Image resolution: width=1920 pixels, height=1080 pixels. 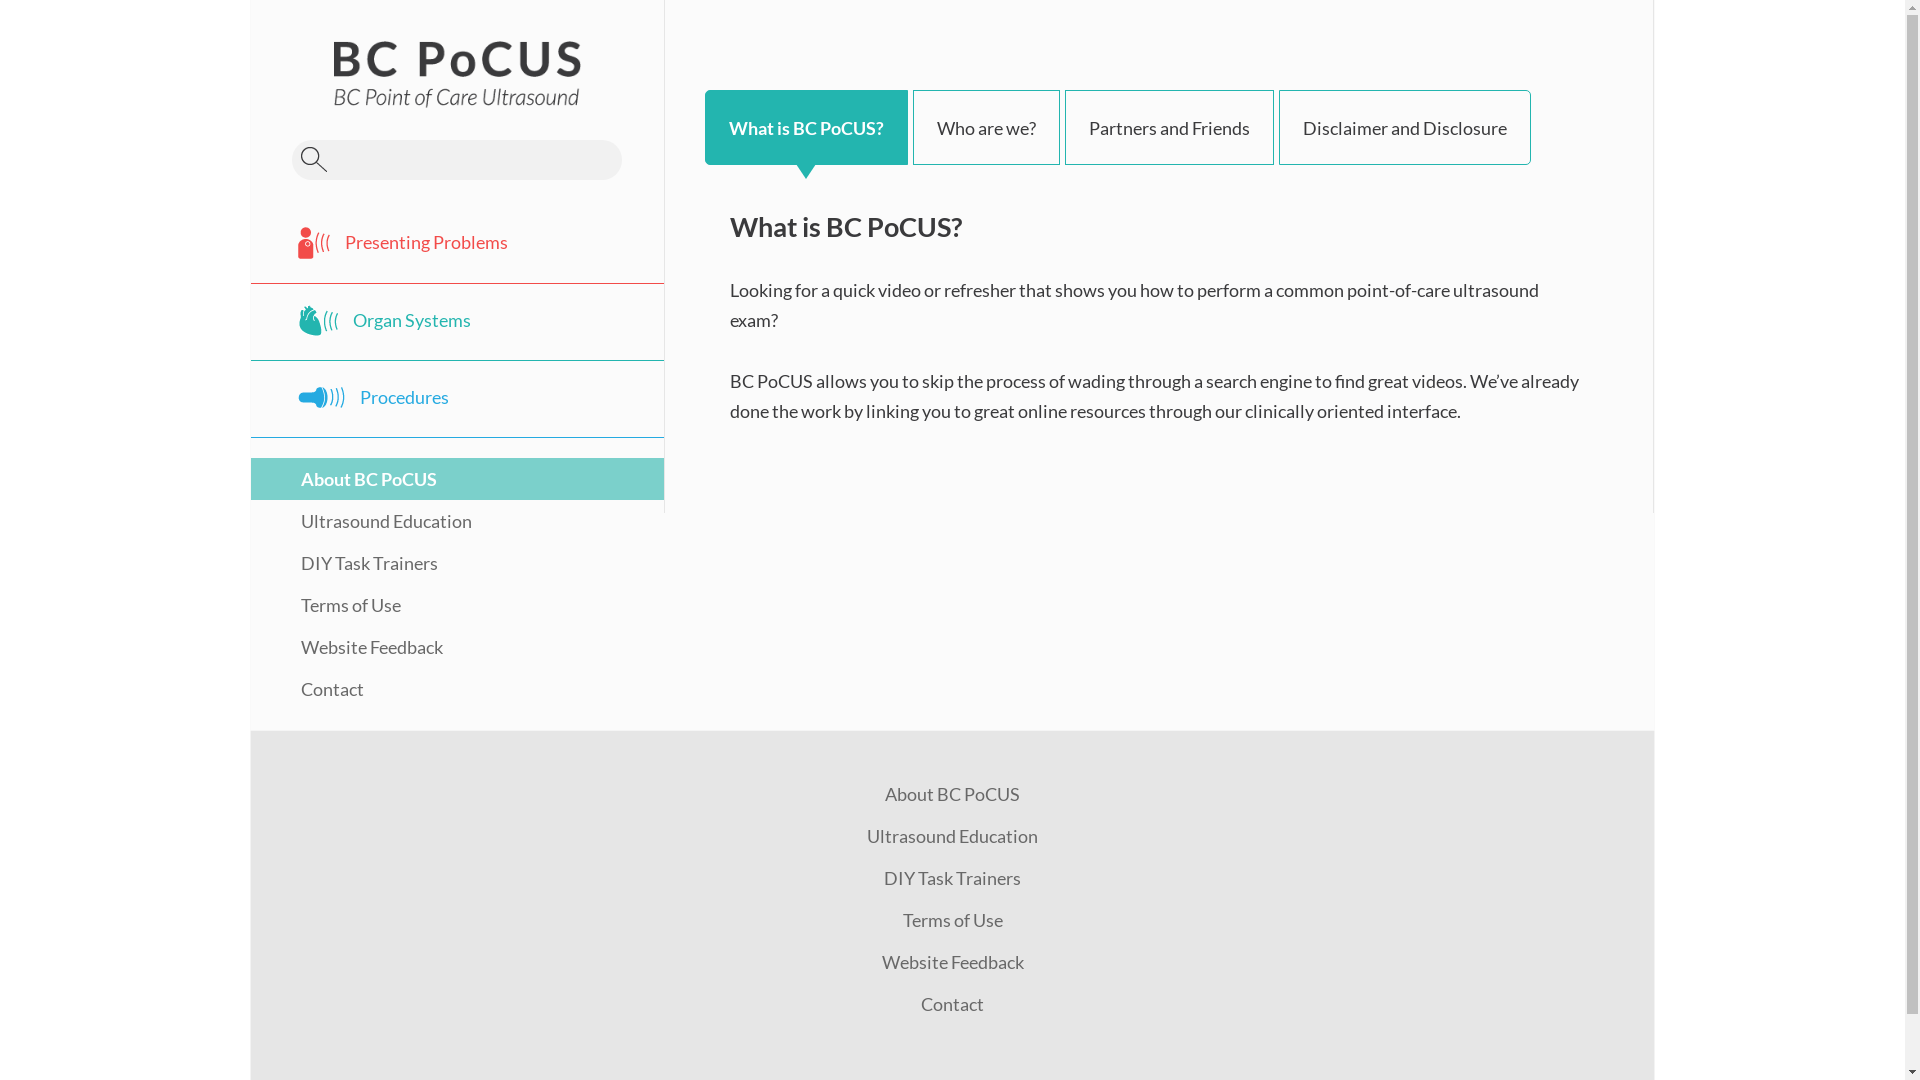 What do you see at coordinates (306, 688) in the screenshot?
I see `'Contact'` at bounding box center [306, 688].